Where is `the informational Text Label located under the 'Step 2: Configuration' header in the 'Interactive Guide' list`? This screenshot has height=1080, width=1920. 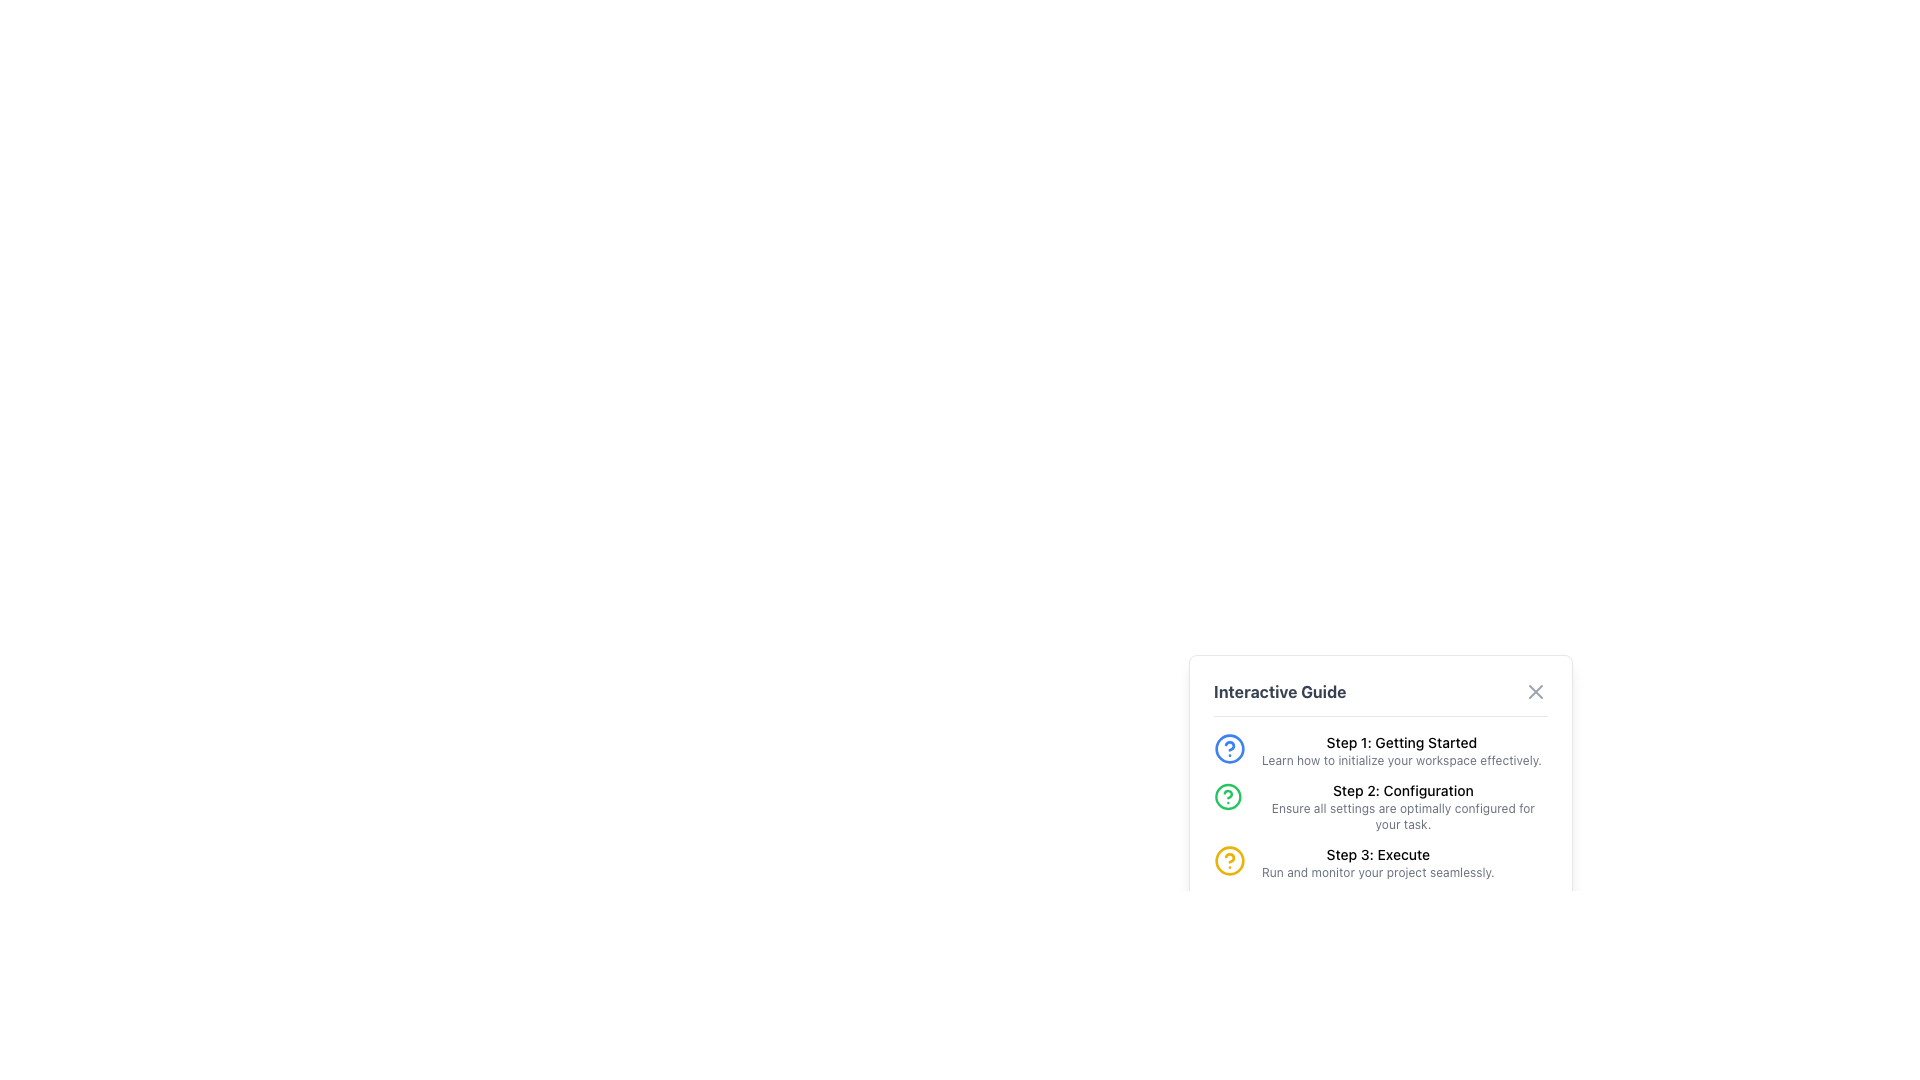 the informational Text Label located under the 'Step 2: Configuration' header in the 'Interactive Guide' list is located at coordinates (1402, 817).